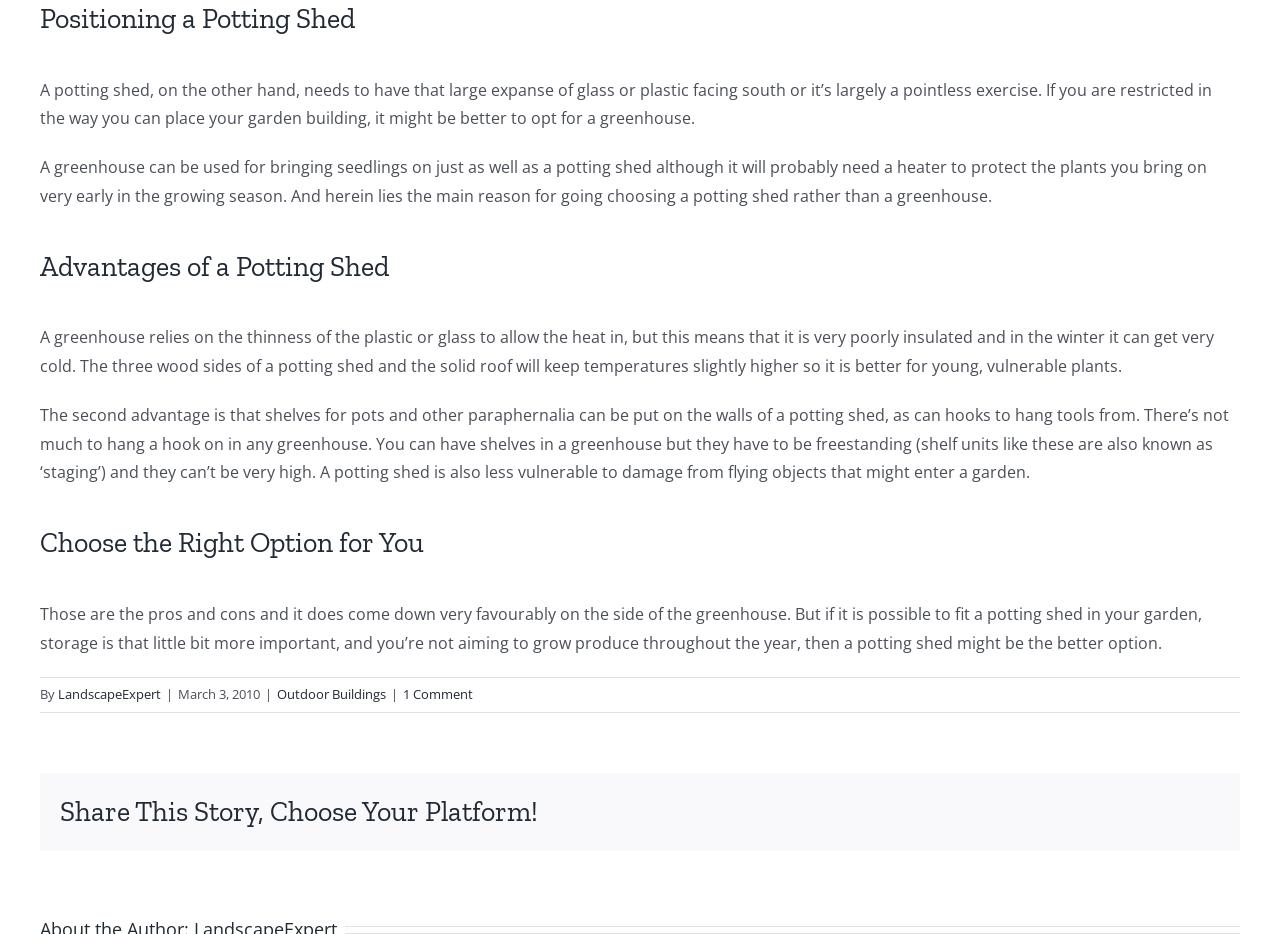 This screenshot has width=1280, height=934. I want to click on 'Positioning a Potting Shed', so click(197, 17).